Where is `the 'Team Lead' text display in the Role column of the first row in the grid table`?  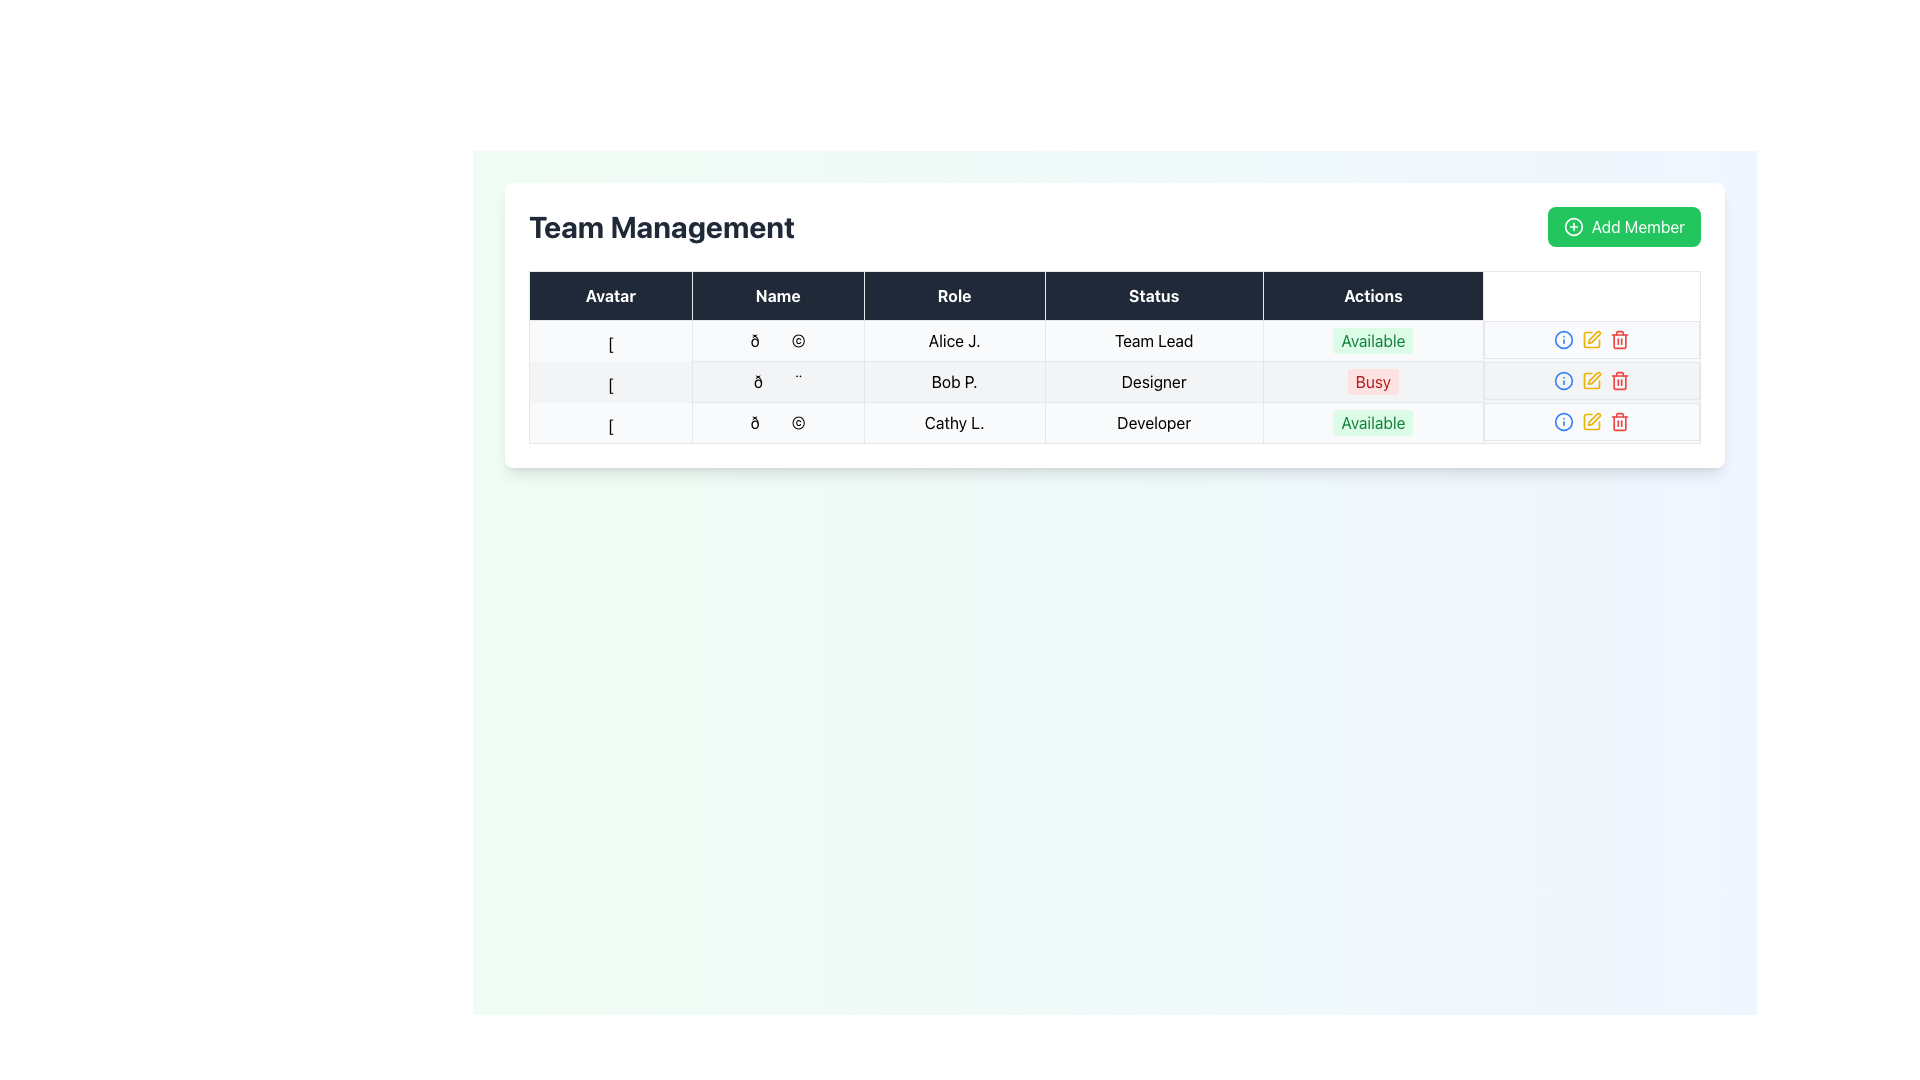
the 'Team Lead' text display in the Role column of the first row in the grid table is located at coordinates (1113, 339).